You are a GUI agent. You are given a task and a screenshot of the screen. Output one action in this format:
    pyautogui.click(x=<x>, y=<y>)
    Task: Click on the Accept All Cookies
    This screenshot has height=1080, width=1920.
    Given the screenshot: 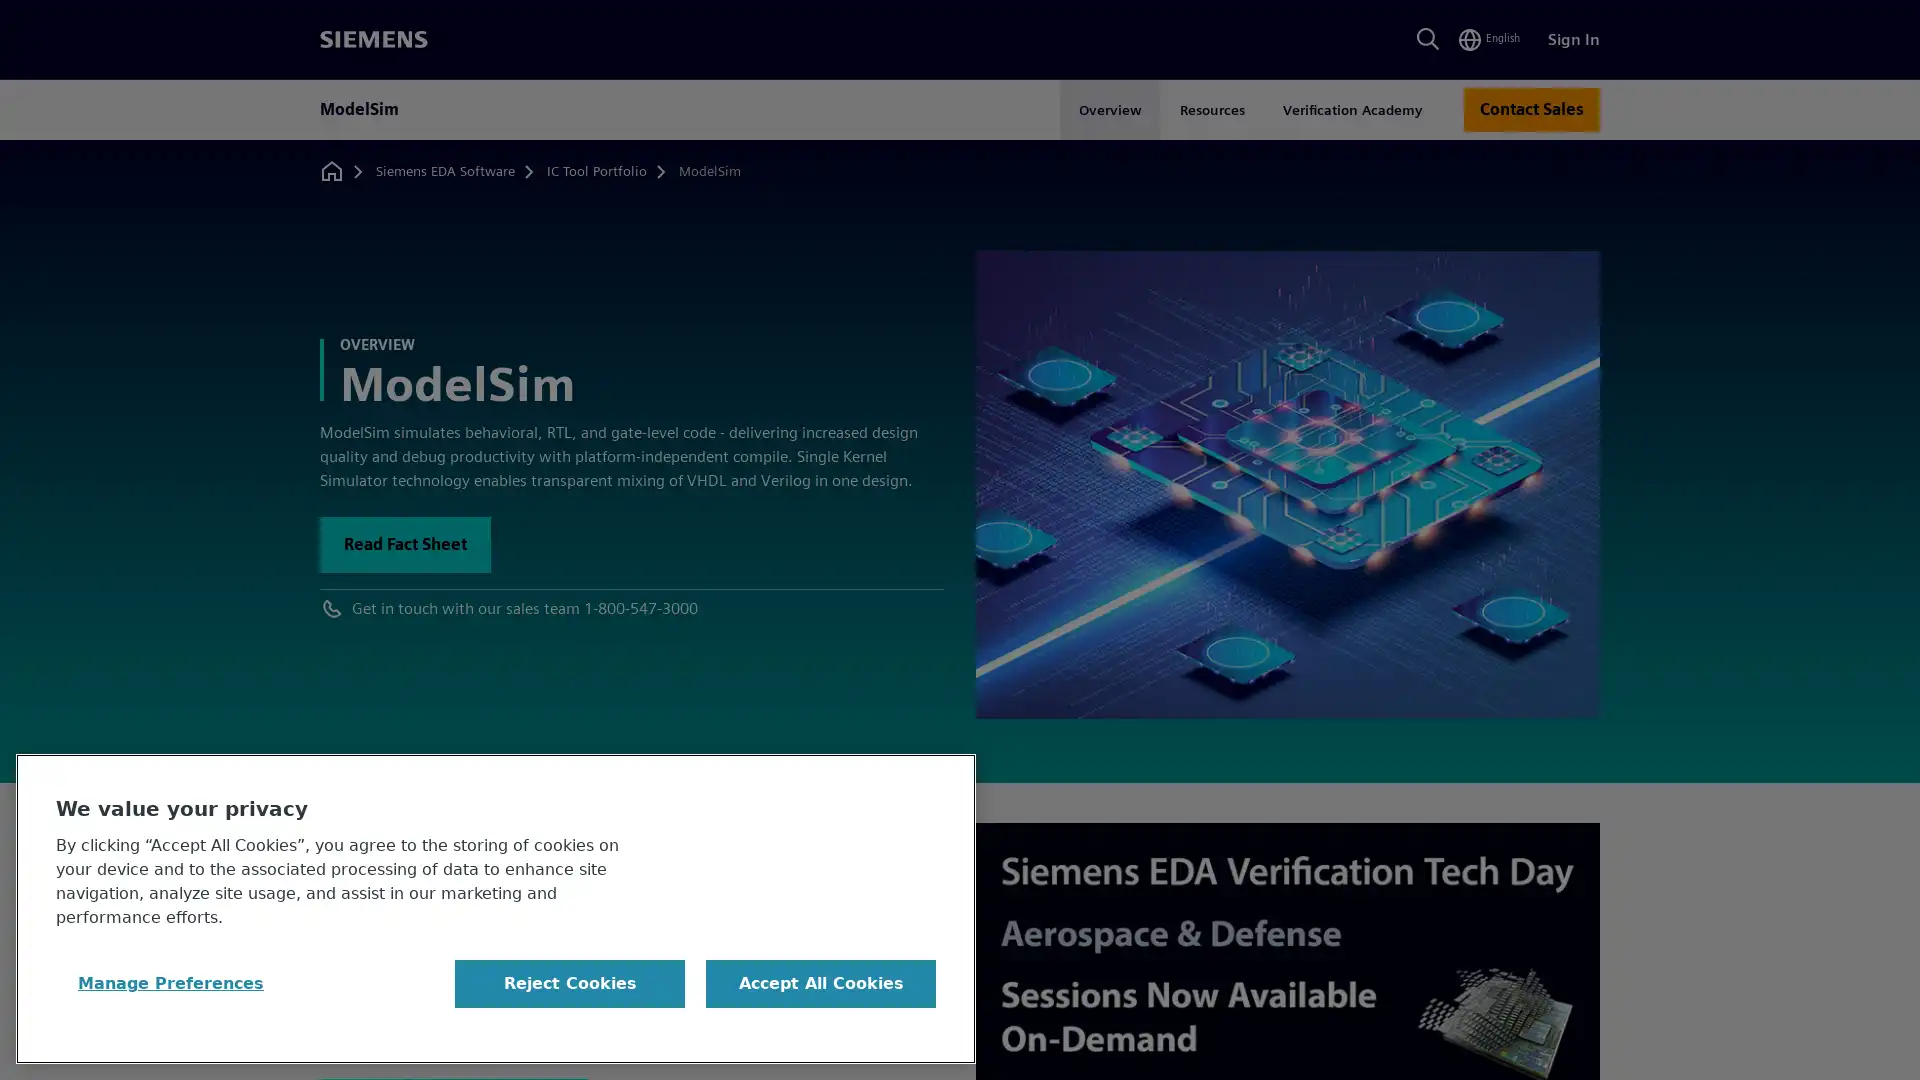 What is the action you would take?
    pyautogui.click(x=820, y=982)
    